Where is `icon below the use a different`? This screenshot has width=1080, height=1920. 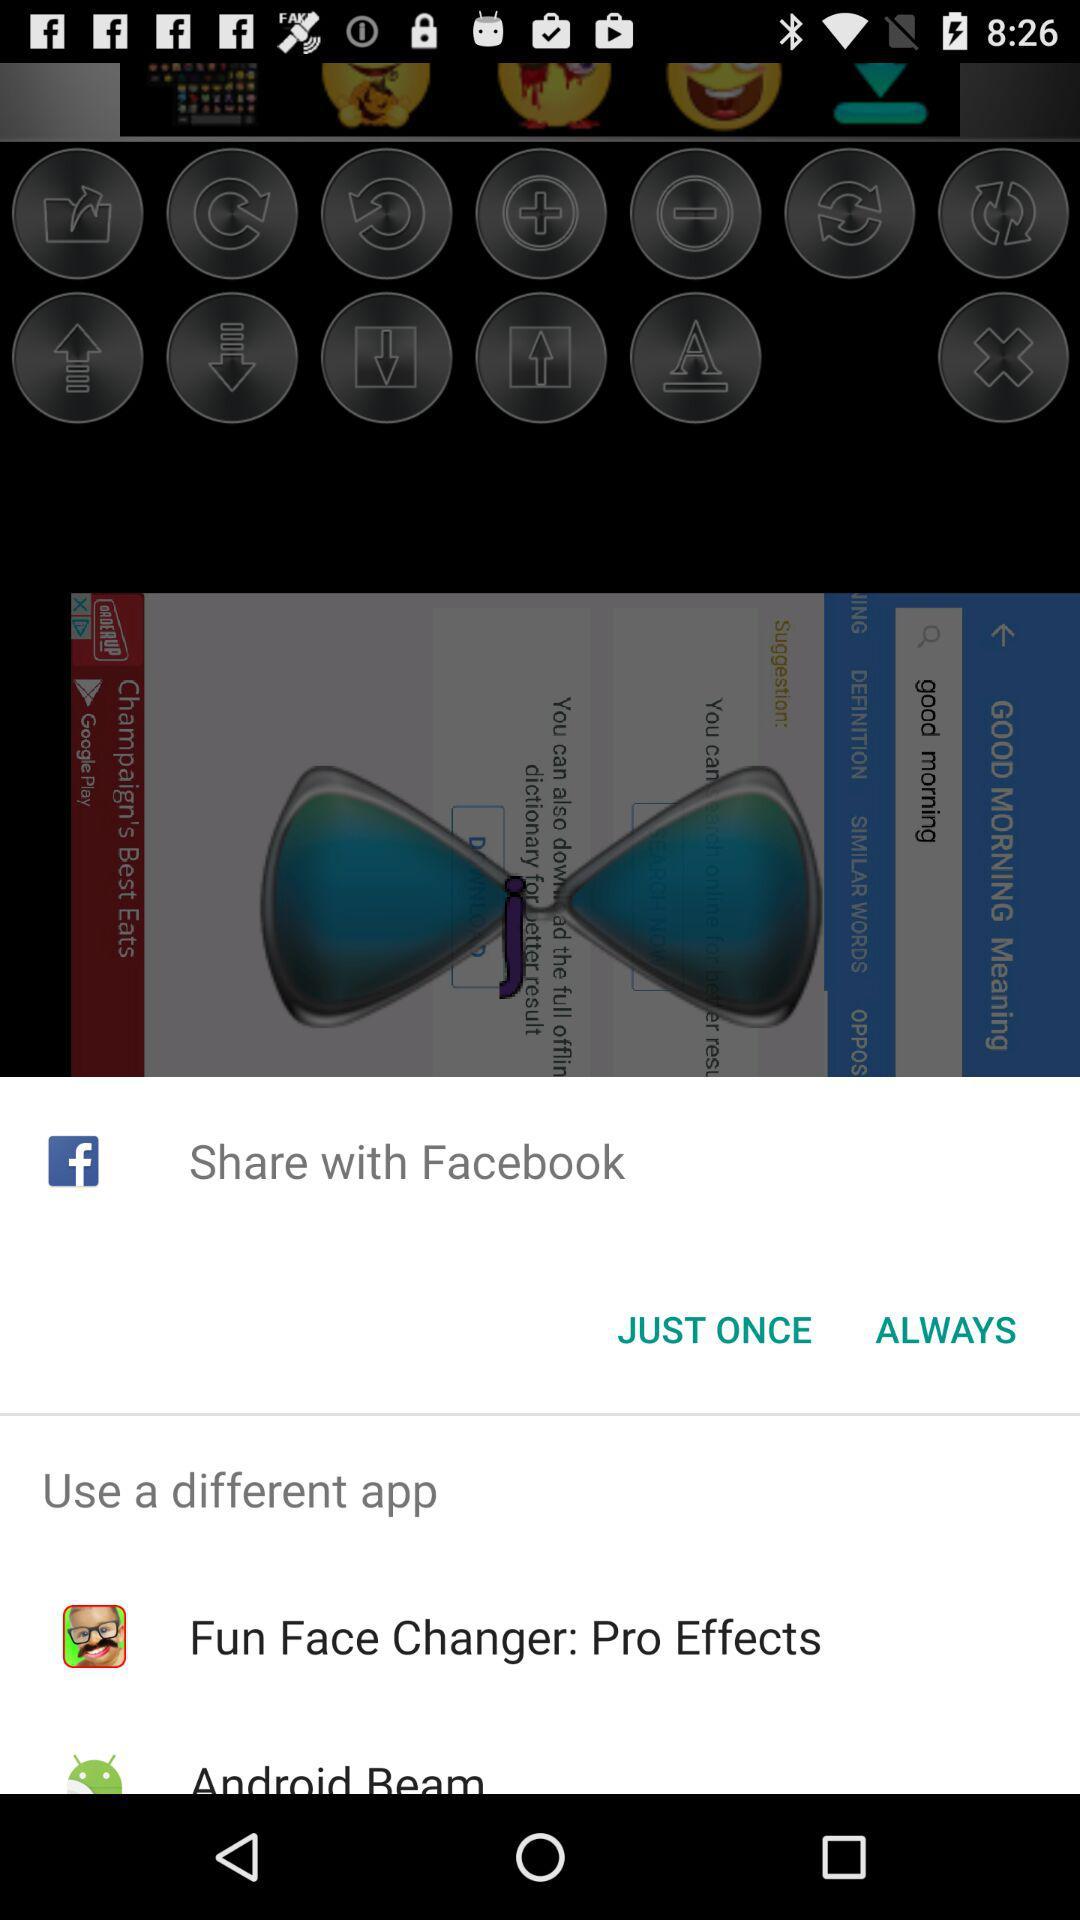
icon below the use a different is located at coordinates (504, 1636).